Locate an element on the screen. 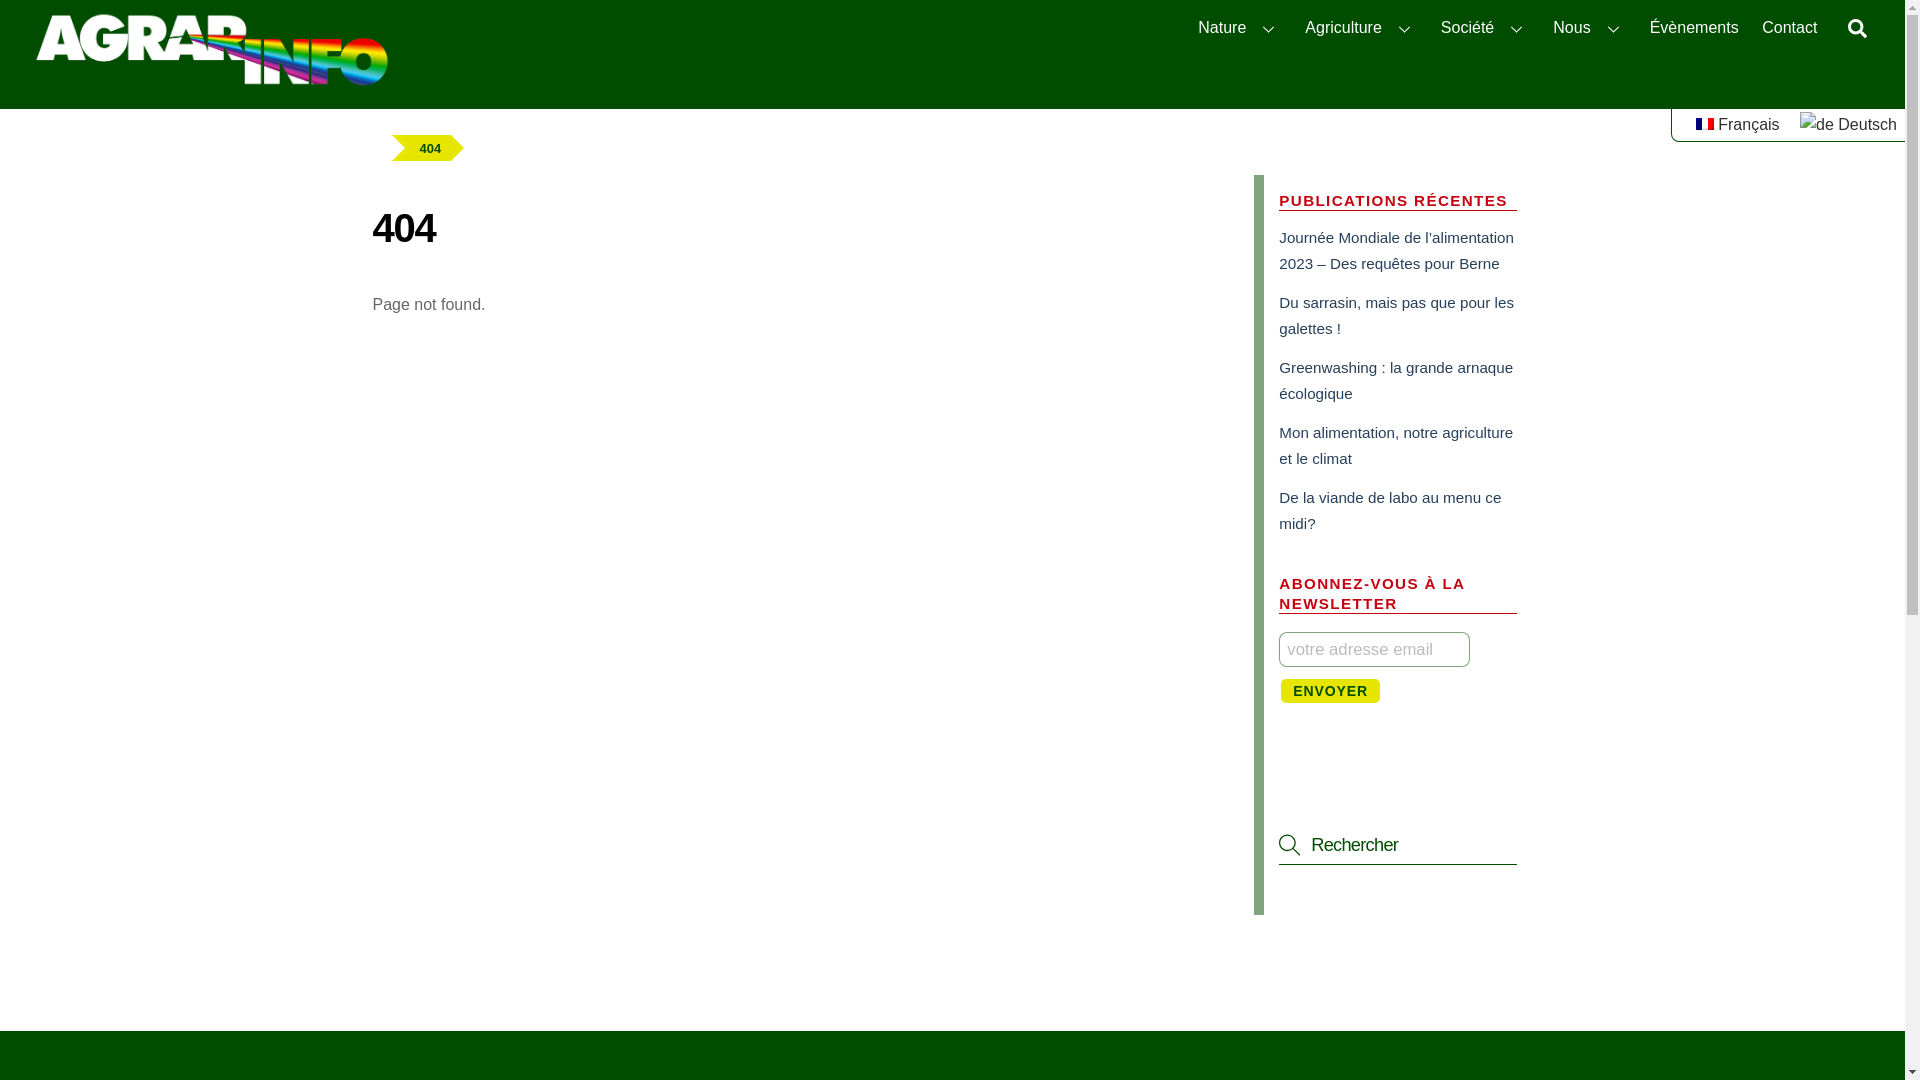 The height and width of the screenshot is (1080, 1920). 'Deutsch' is located at coordinates (1800, 124).